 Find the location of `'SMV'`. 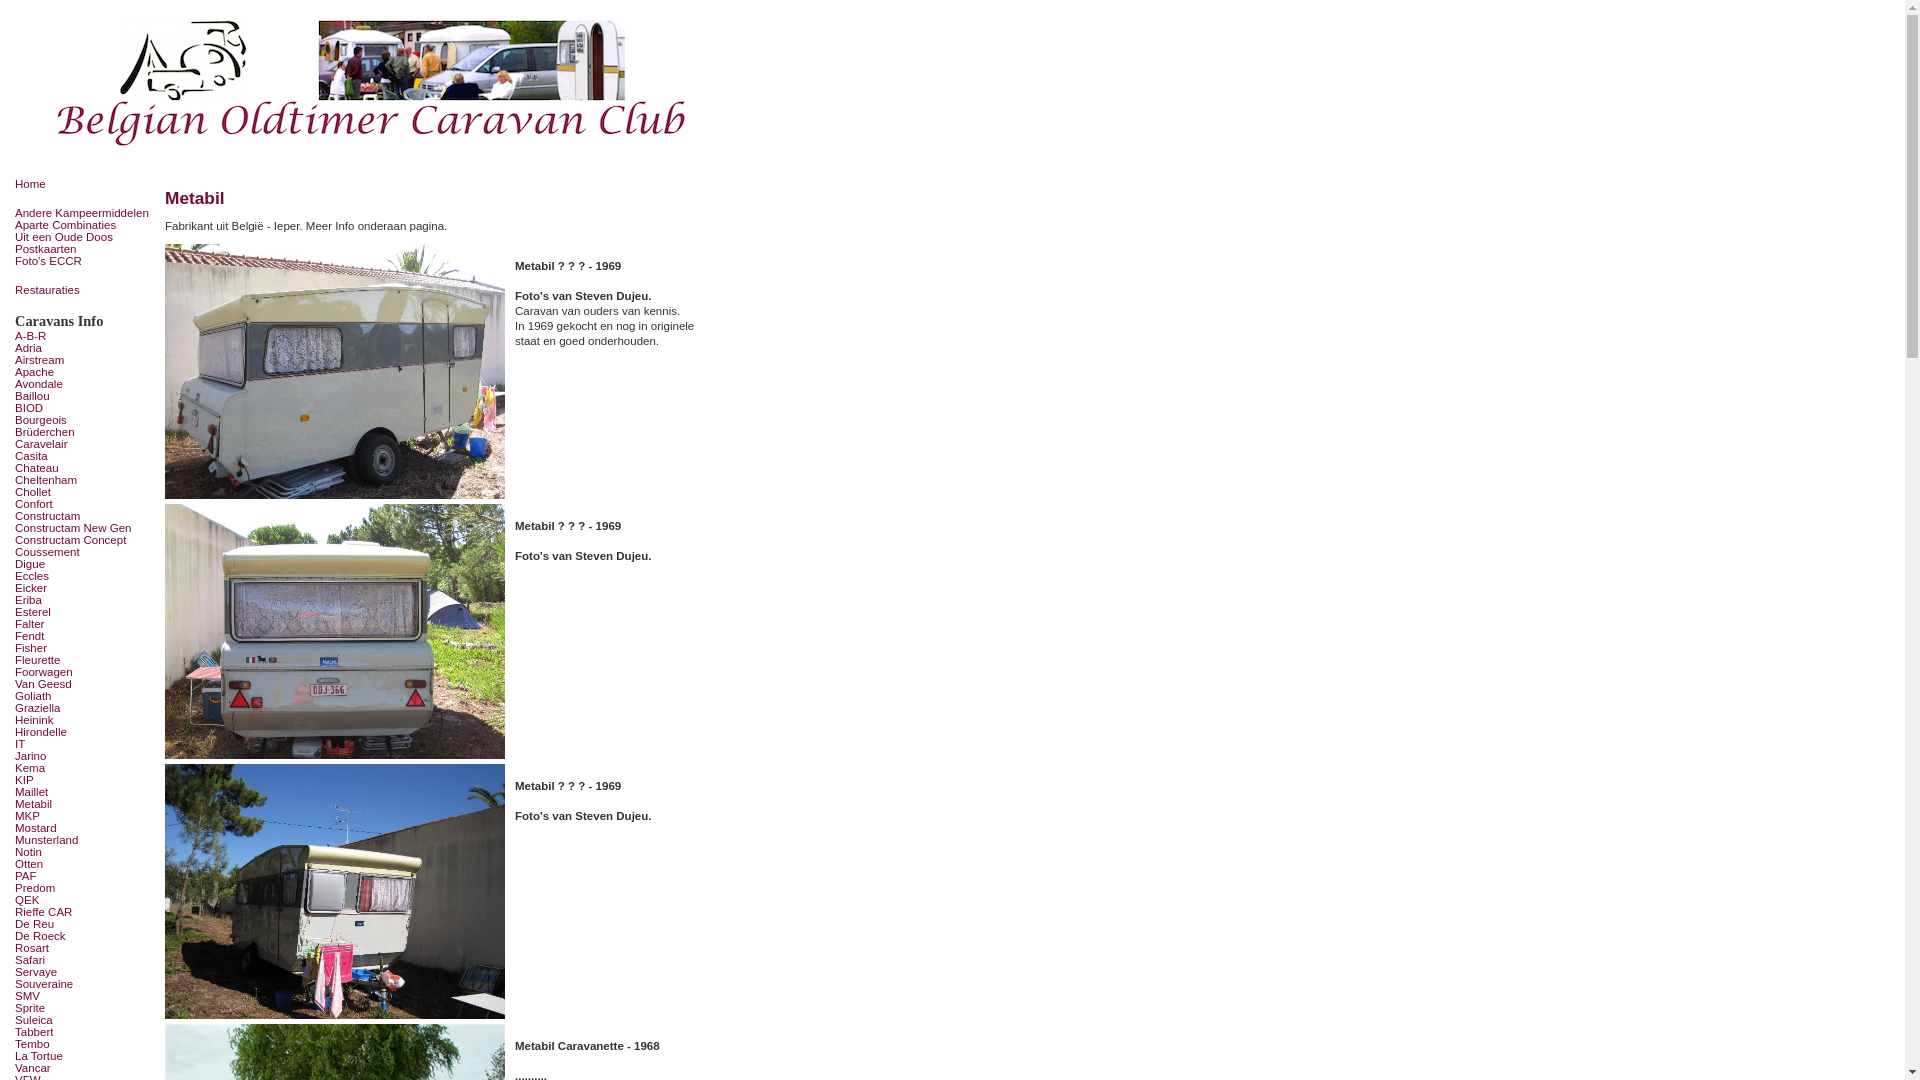

'SMV' is located at coordinates (84, 995).